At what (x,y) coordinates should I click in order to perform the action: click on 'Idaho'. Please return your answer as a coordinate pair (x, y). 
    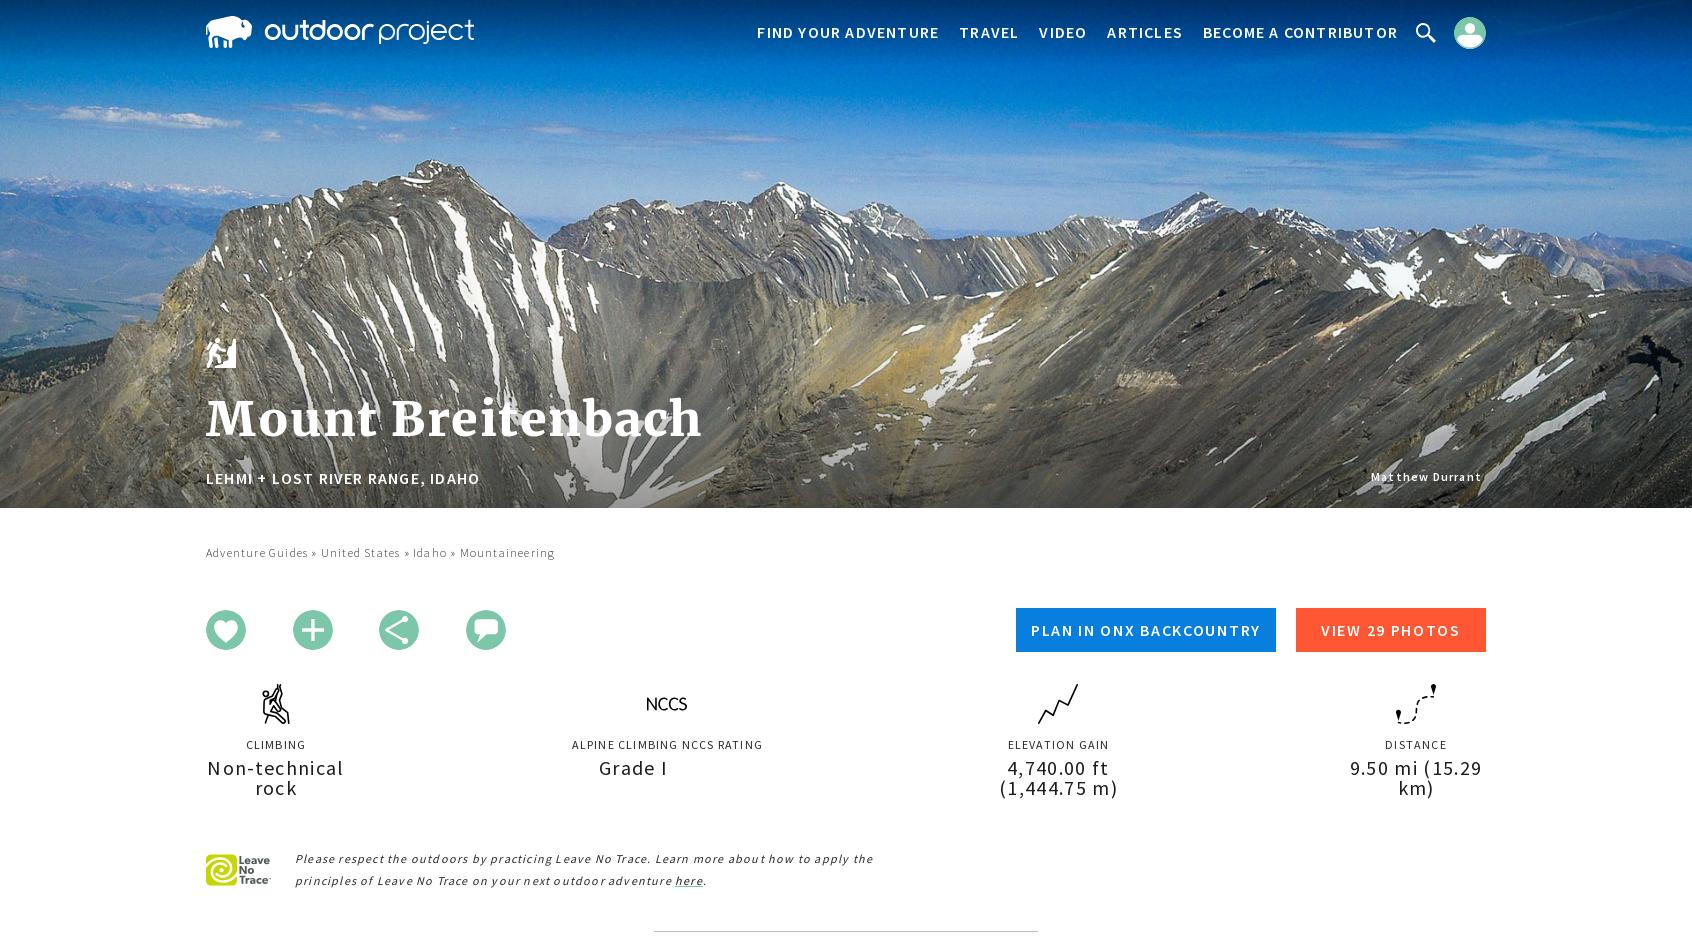
    Looking at the image, I should click on (428, 551).